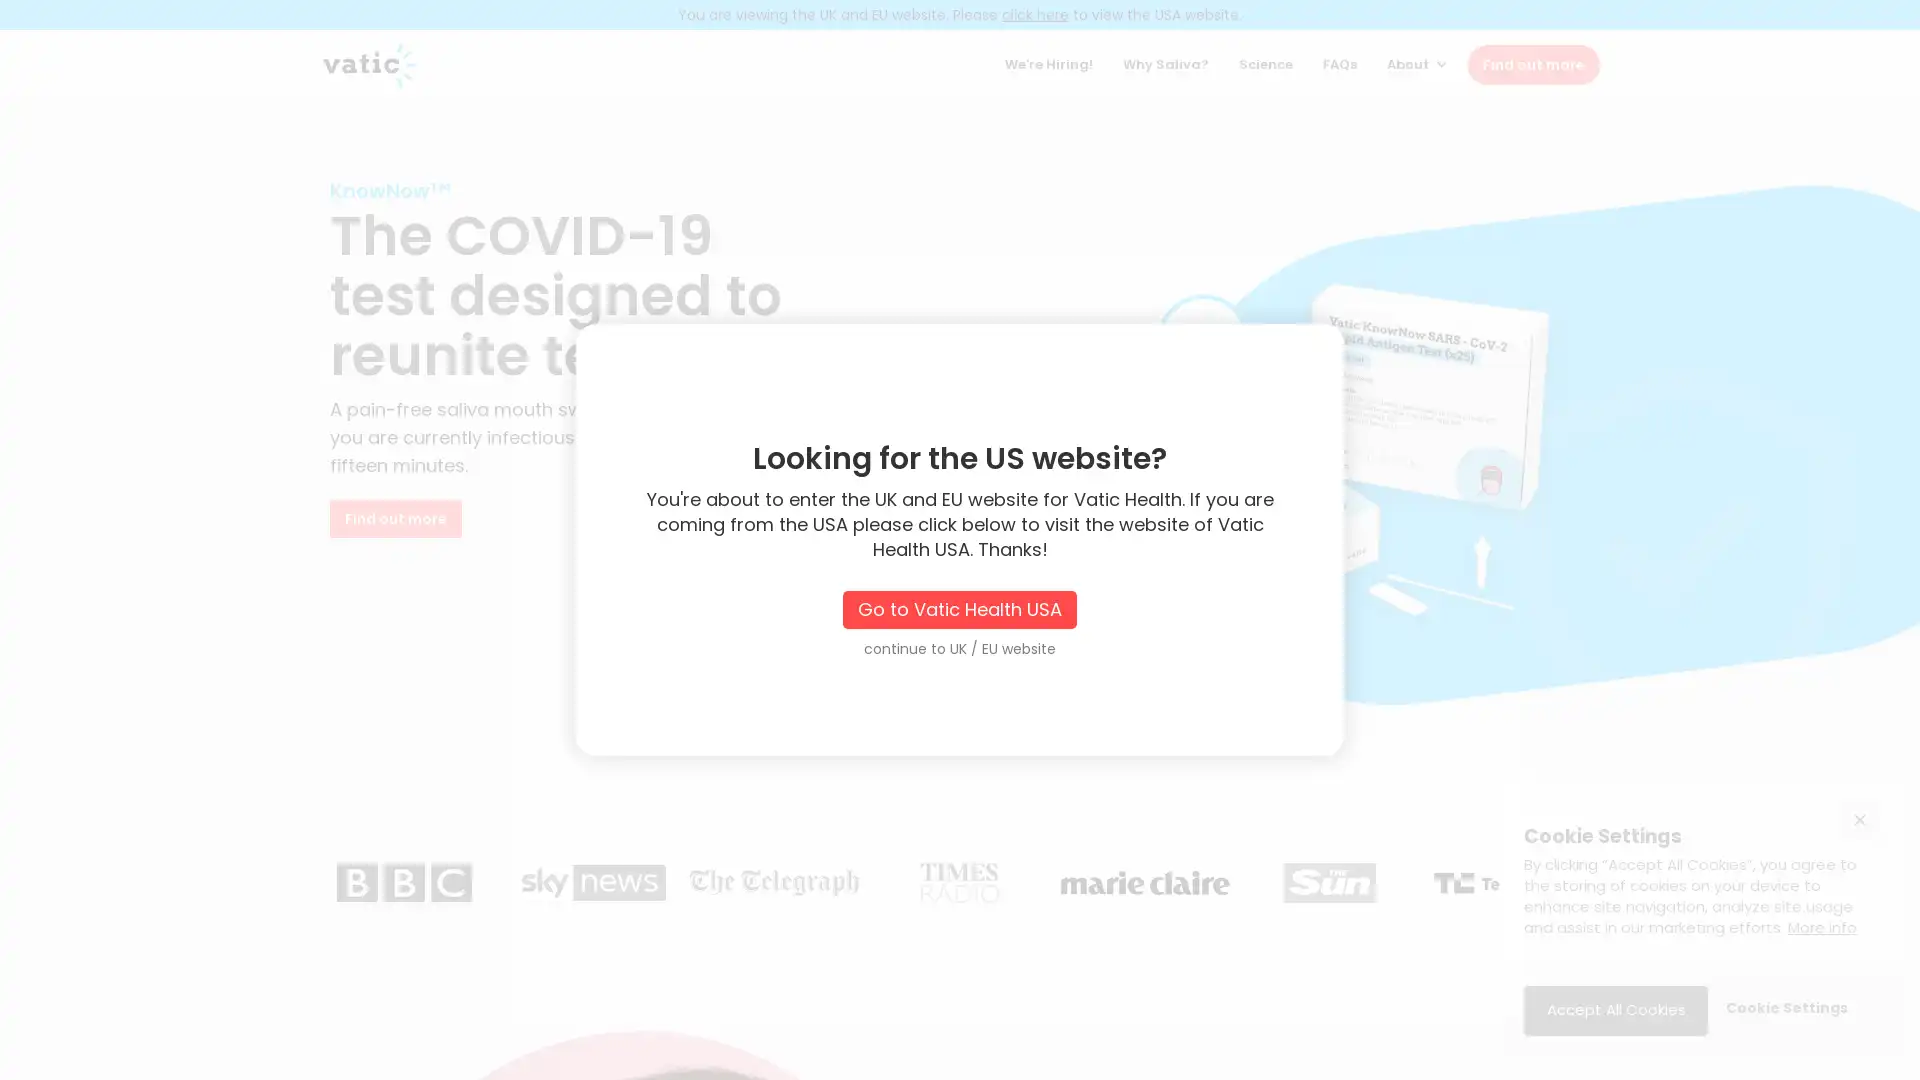 Image resolution: width=1920 pixels, height=1080 pixels. Describe the element at coordinates (1859, 818) in the screenshot. I see `Close Cookie Popup` at that location.